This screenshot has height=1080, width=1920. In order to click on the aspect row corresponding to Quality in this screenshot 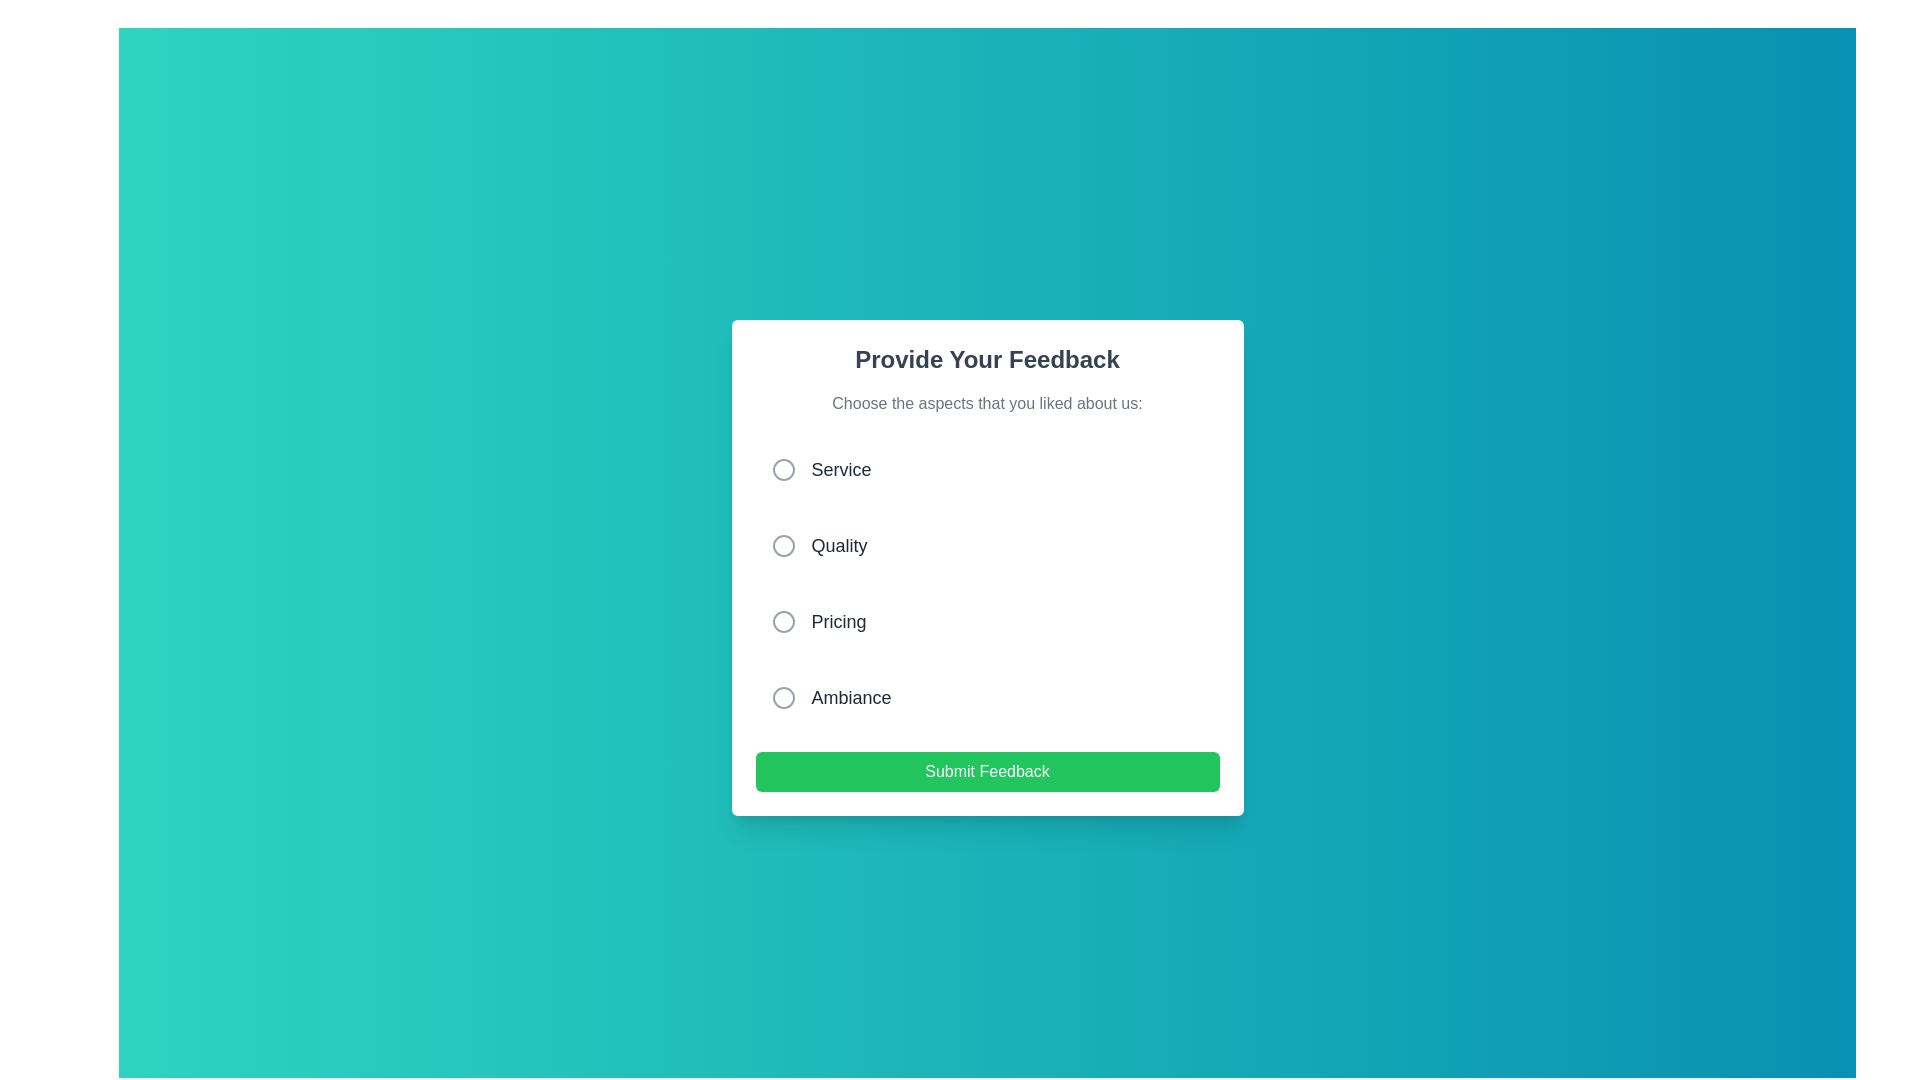, I will do `click(987, 546)`.